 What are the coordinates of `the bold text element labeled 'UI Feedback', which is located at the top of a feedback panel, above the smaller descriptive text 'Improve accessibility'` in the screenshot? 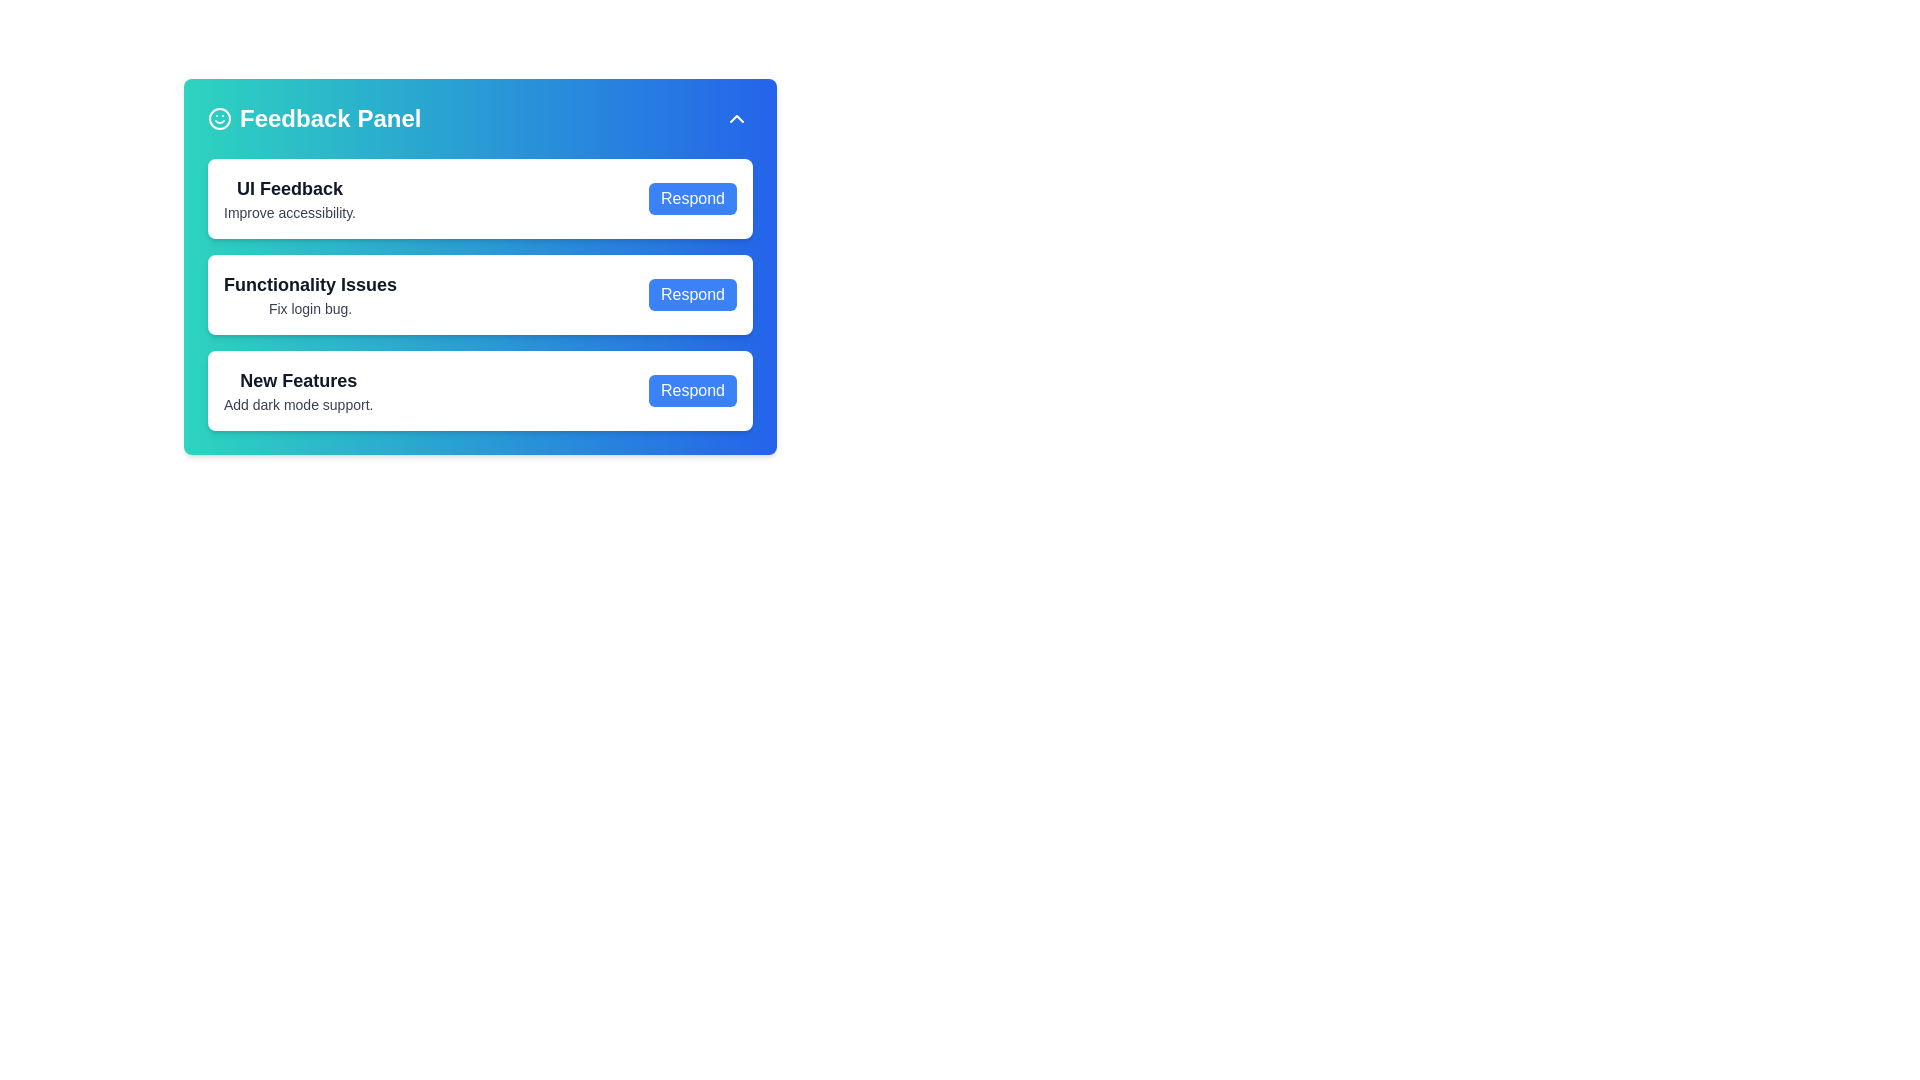 It's located at (288, 189).